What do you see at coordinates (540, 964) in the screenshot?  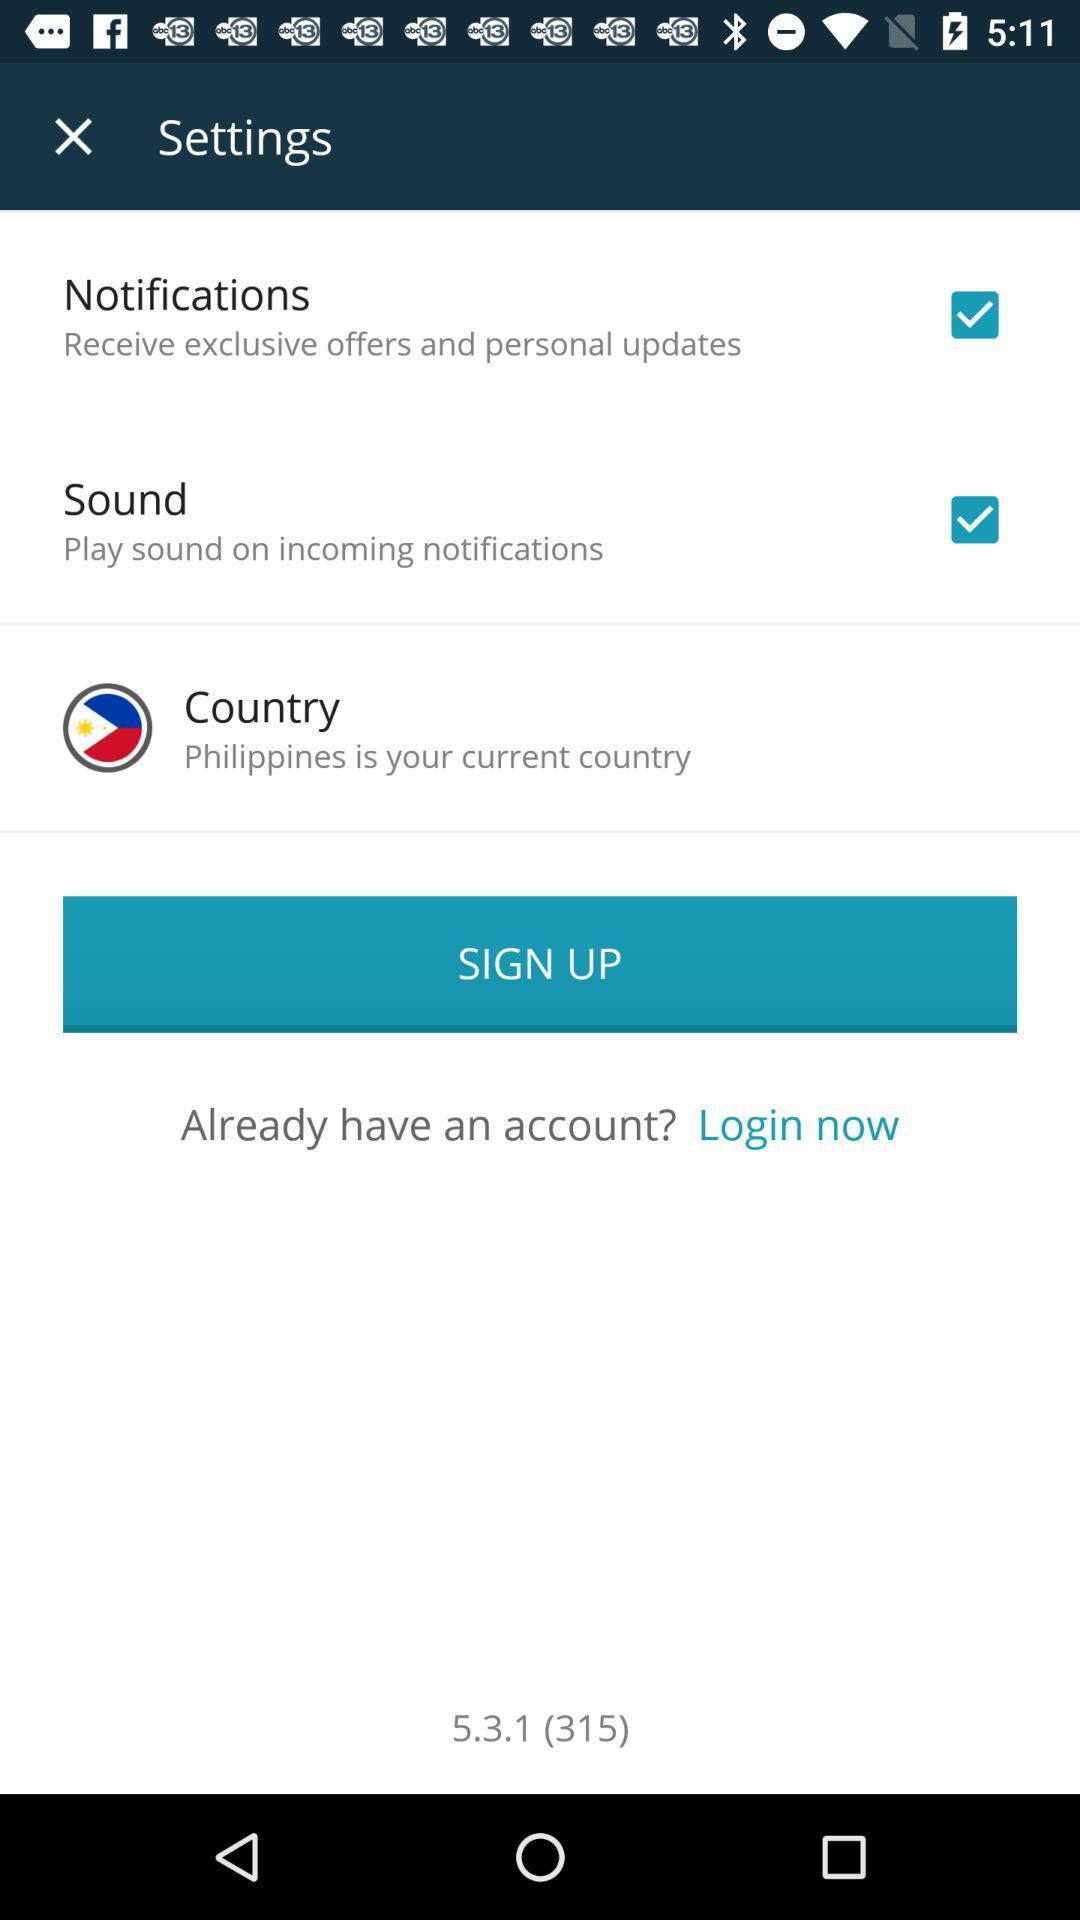 I see `sign up item` at bounding box center [540, 964].